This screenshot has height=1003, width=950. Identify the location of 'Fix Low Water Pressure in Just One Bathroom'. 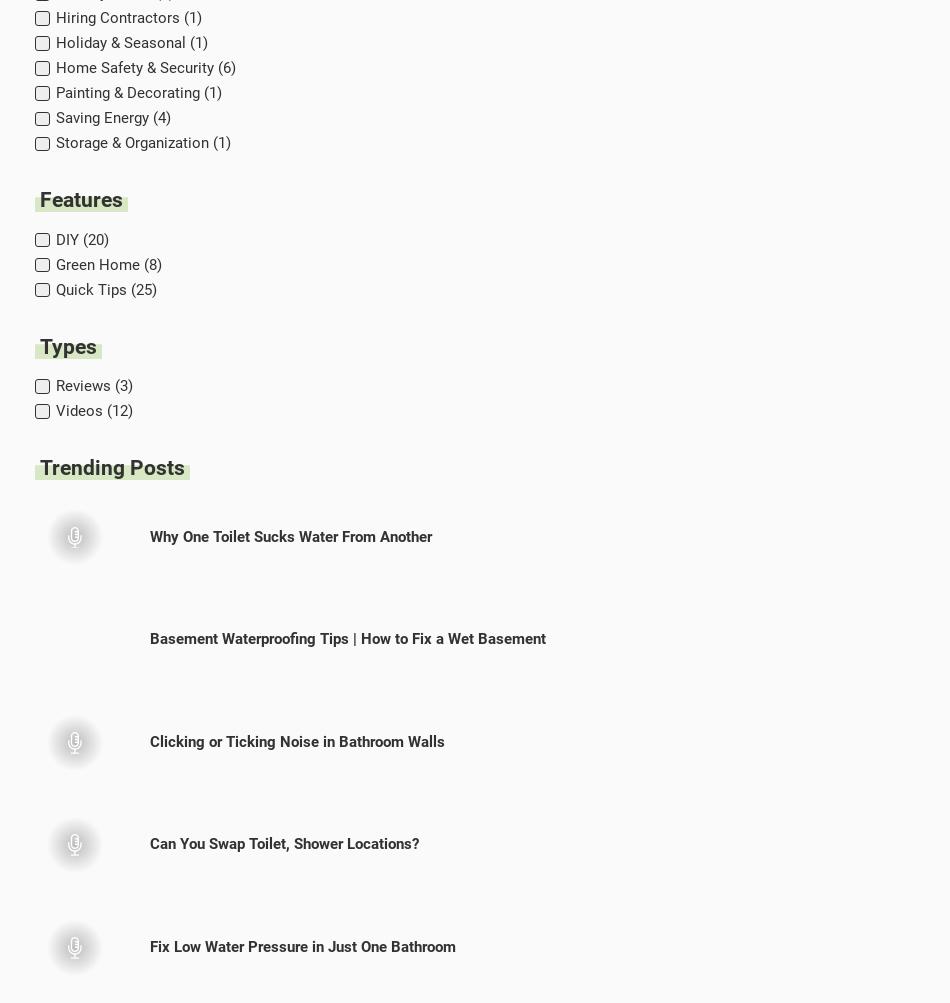
(301, 946).